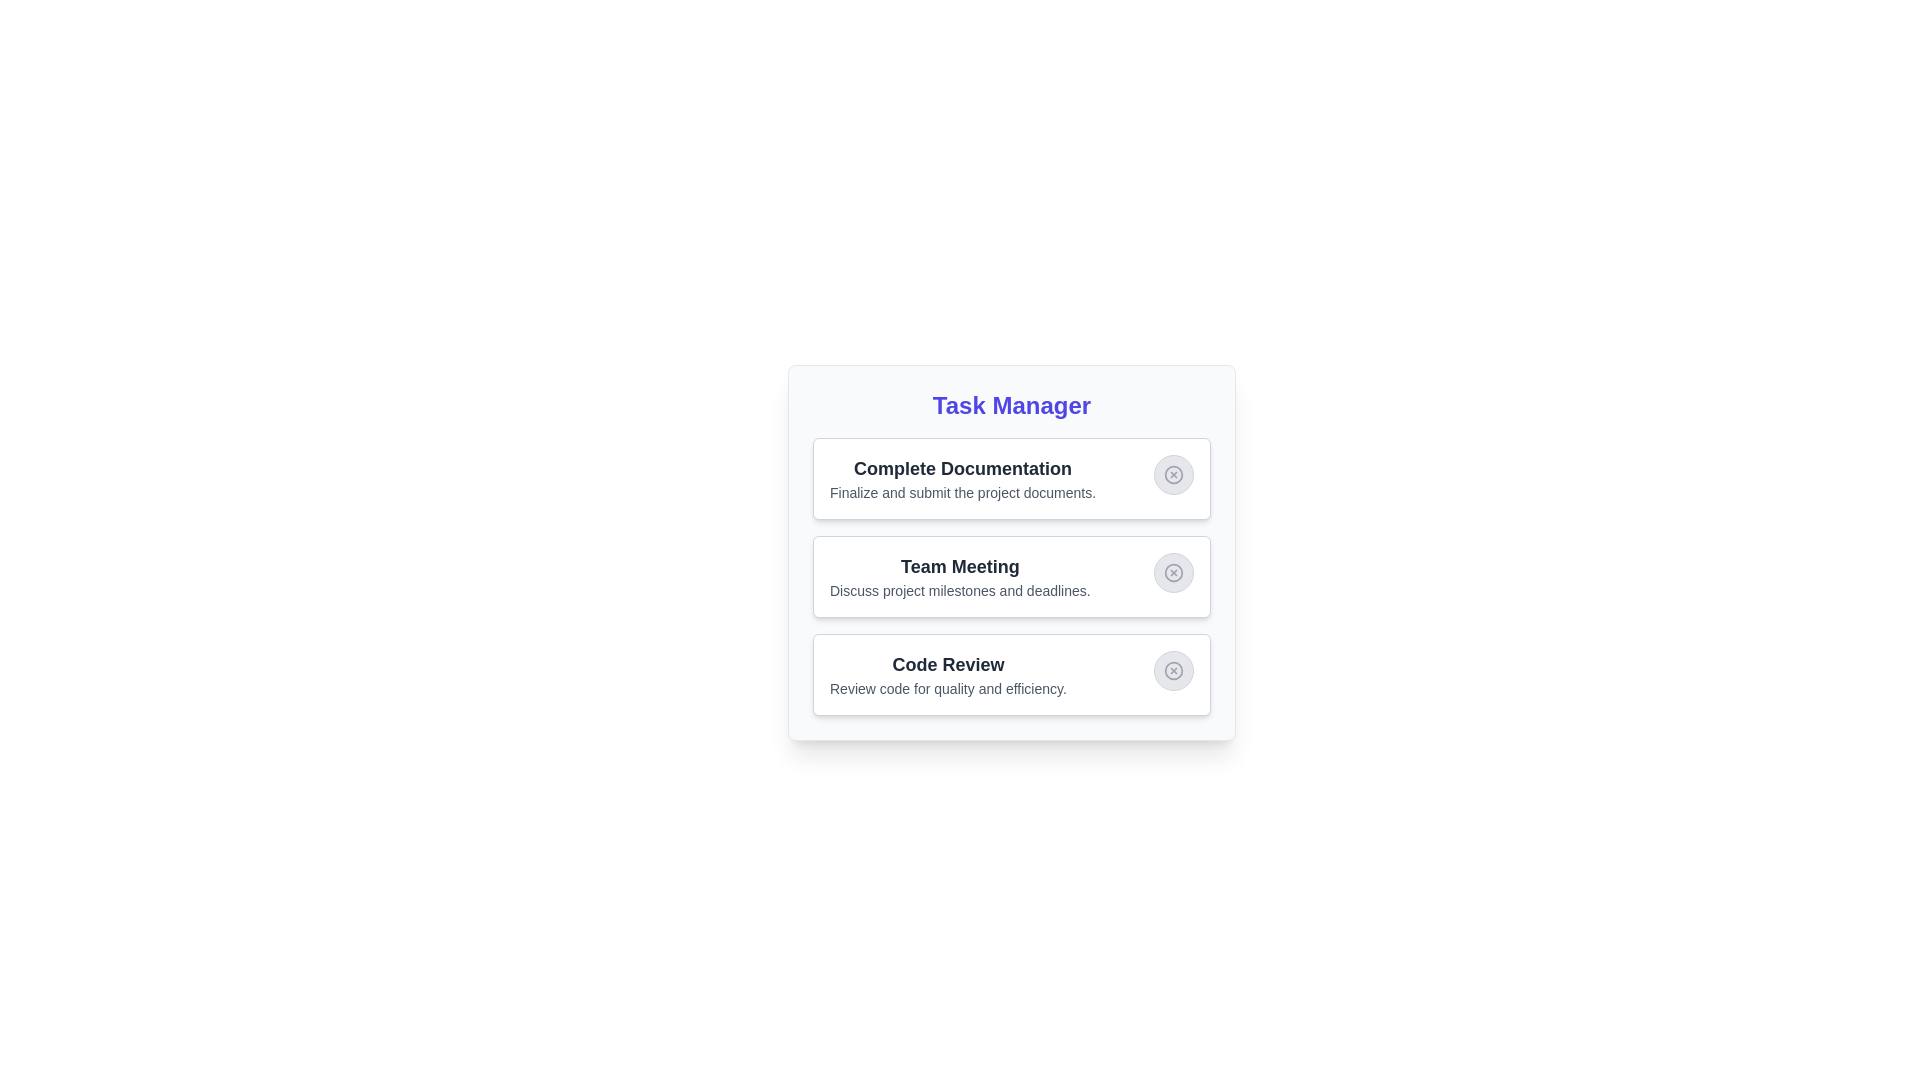 The height and width of the screenshot is (1080, 1920). What do you see at coordinates (1174, 671) in the screenshot?
I see `the toggle button for task Code Review to mark it as complete or incomplete` at bounding box center [1174, 671].